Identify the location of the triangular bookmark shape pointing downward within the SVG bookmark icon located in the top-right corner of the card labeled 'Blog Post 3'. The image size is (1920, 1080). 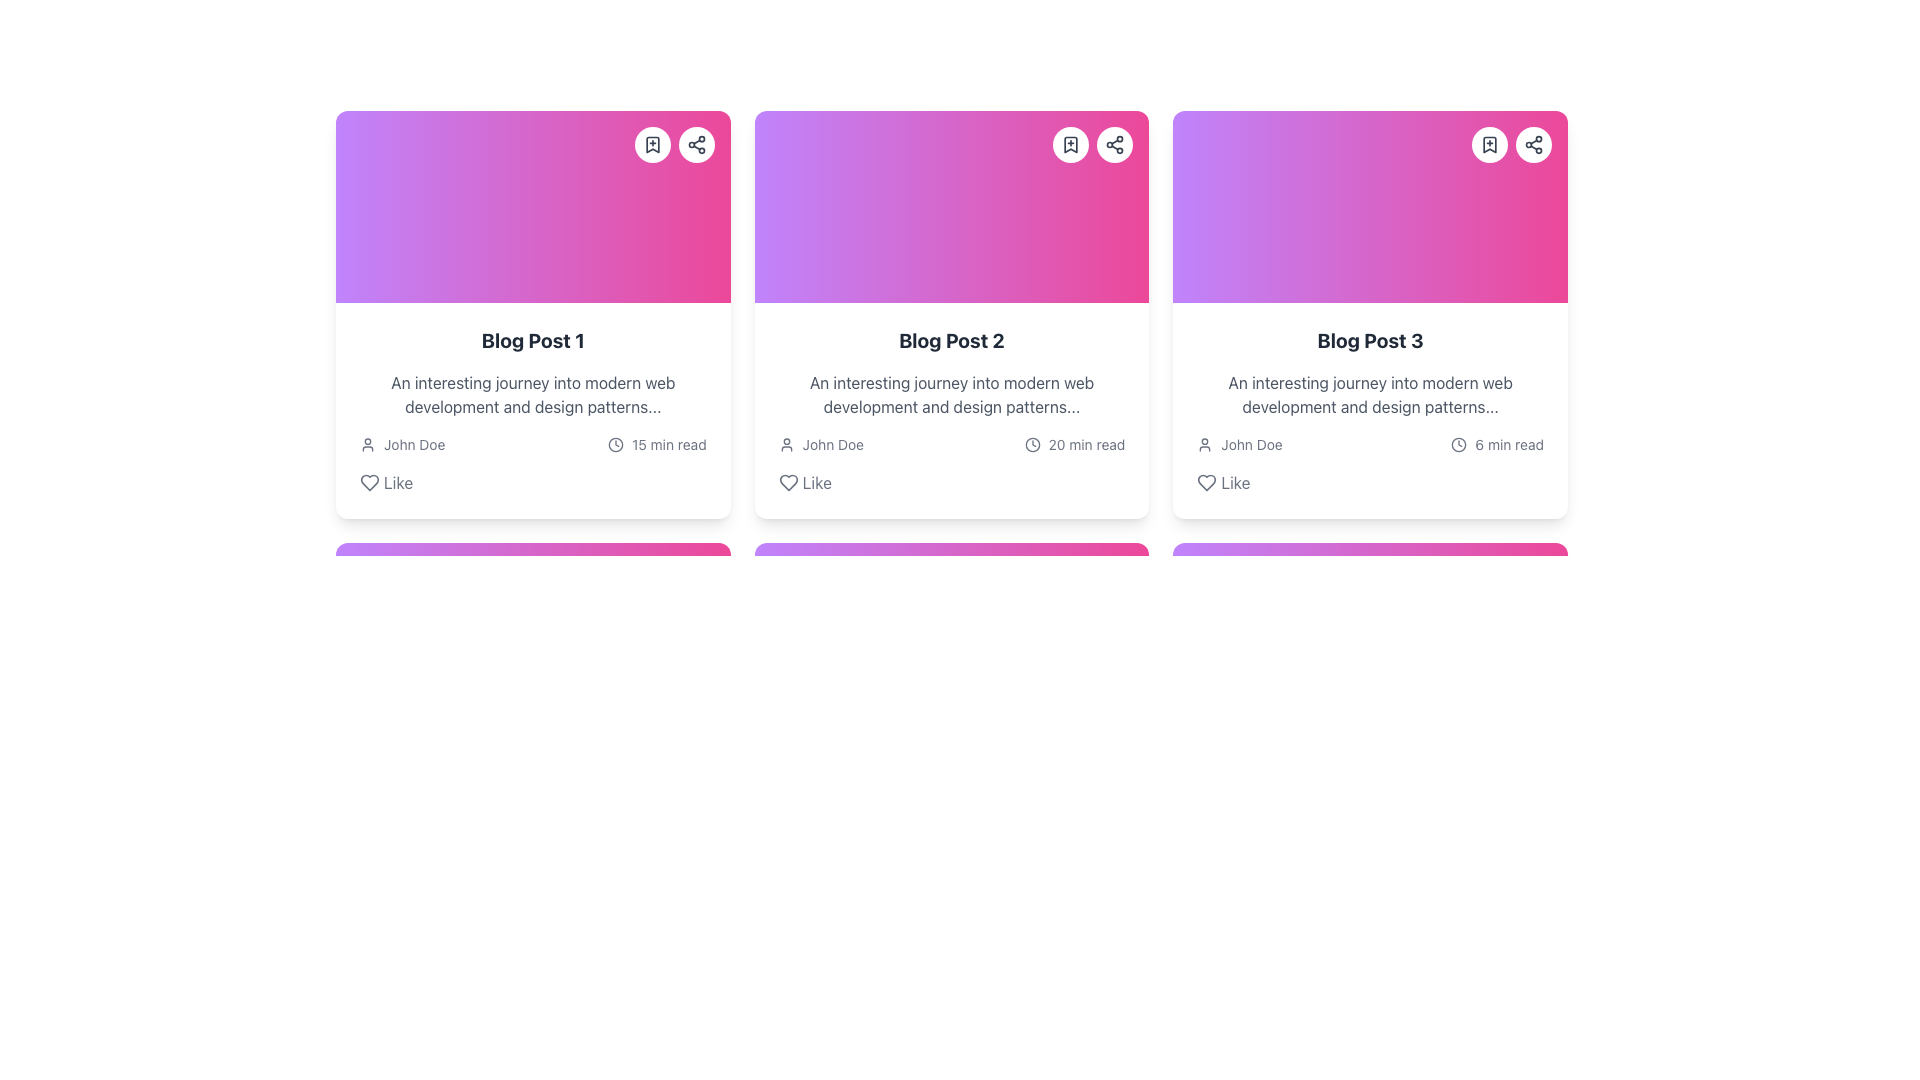
(1489, 144).